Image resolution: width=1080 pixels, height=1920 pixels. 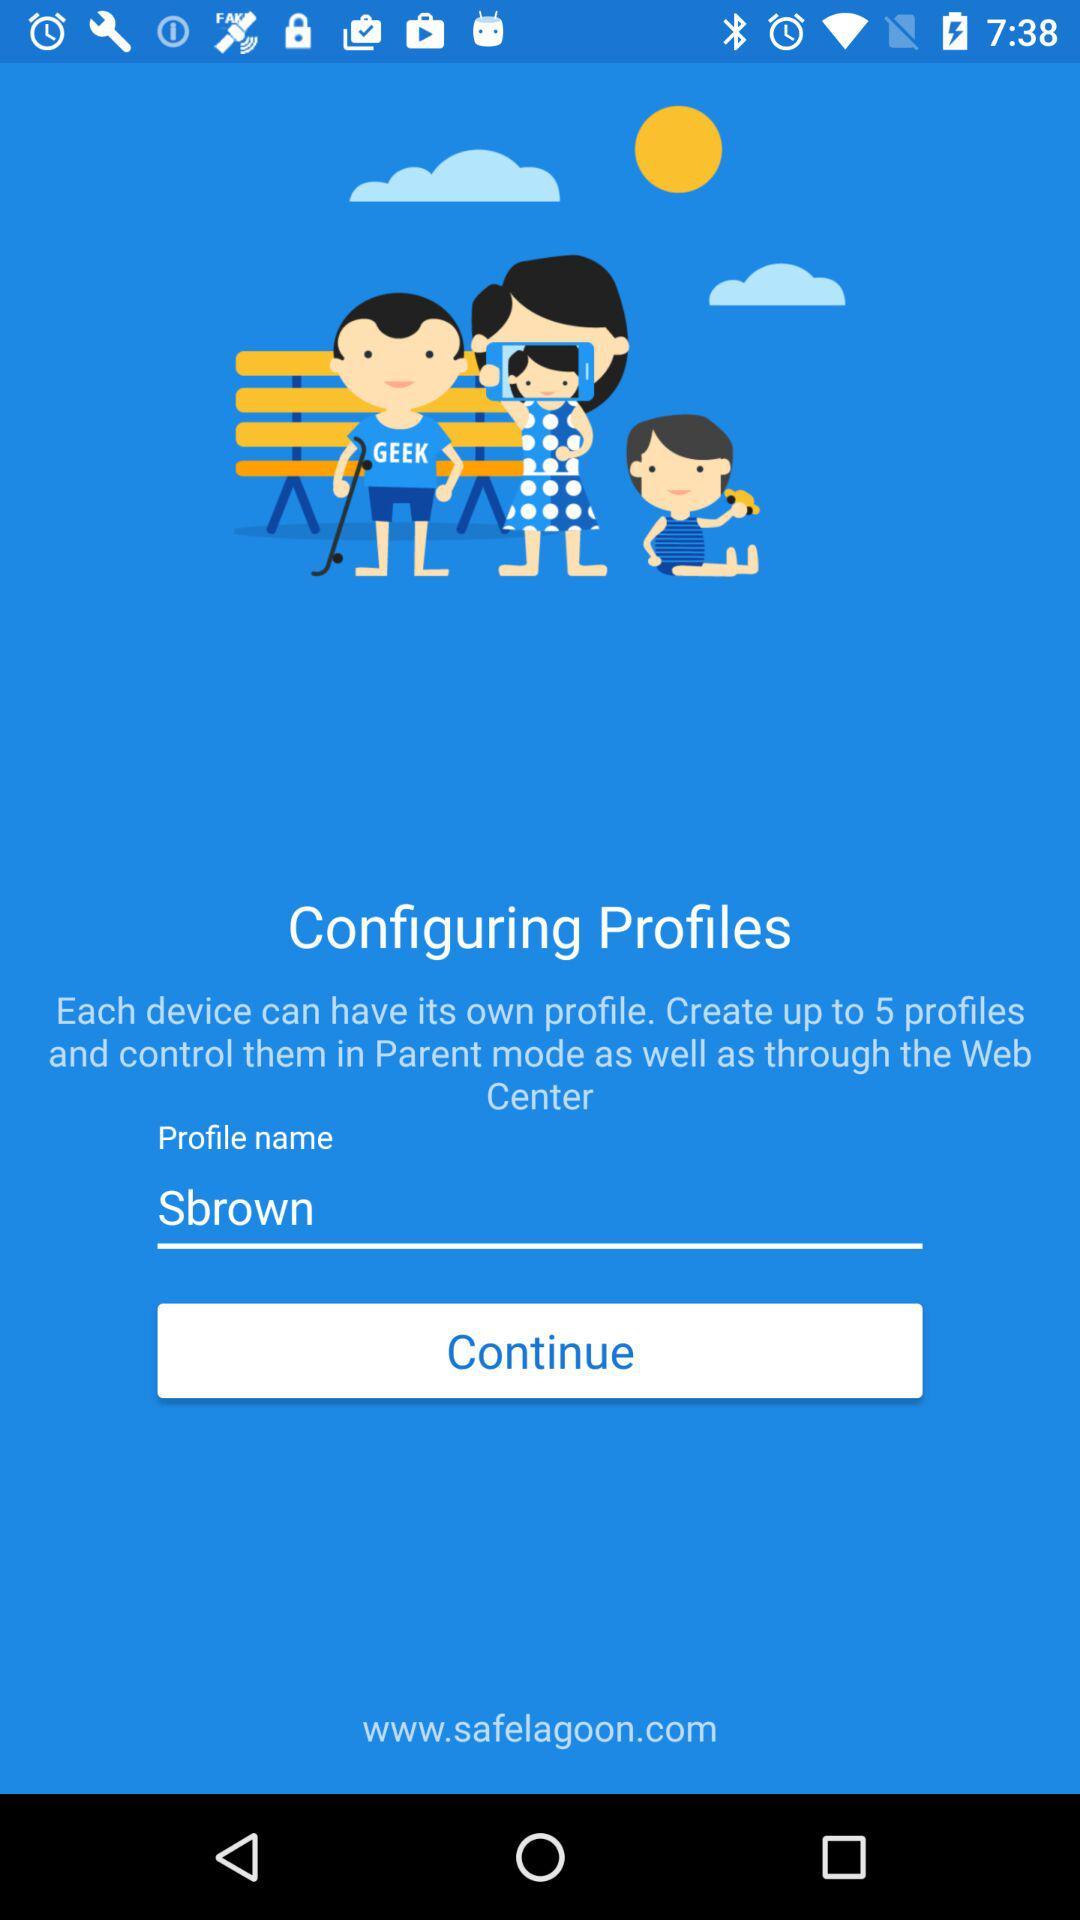 What do you see at coordinates (540, 1206) in the screenshot?
I see `sbrown item` at bounding box center [540, 1206].